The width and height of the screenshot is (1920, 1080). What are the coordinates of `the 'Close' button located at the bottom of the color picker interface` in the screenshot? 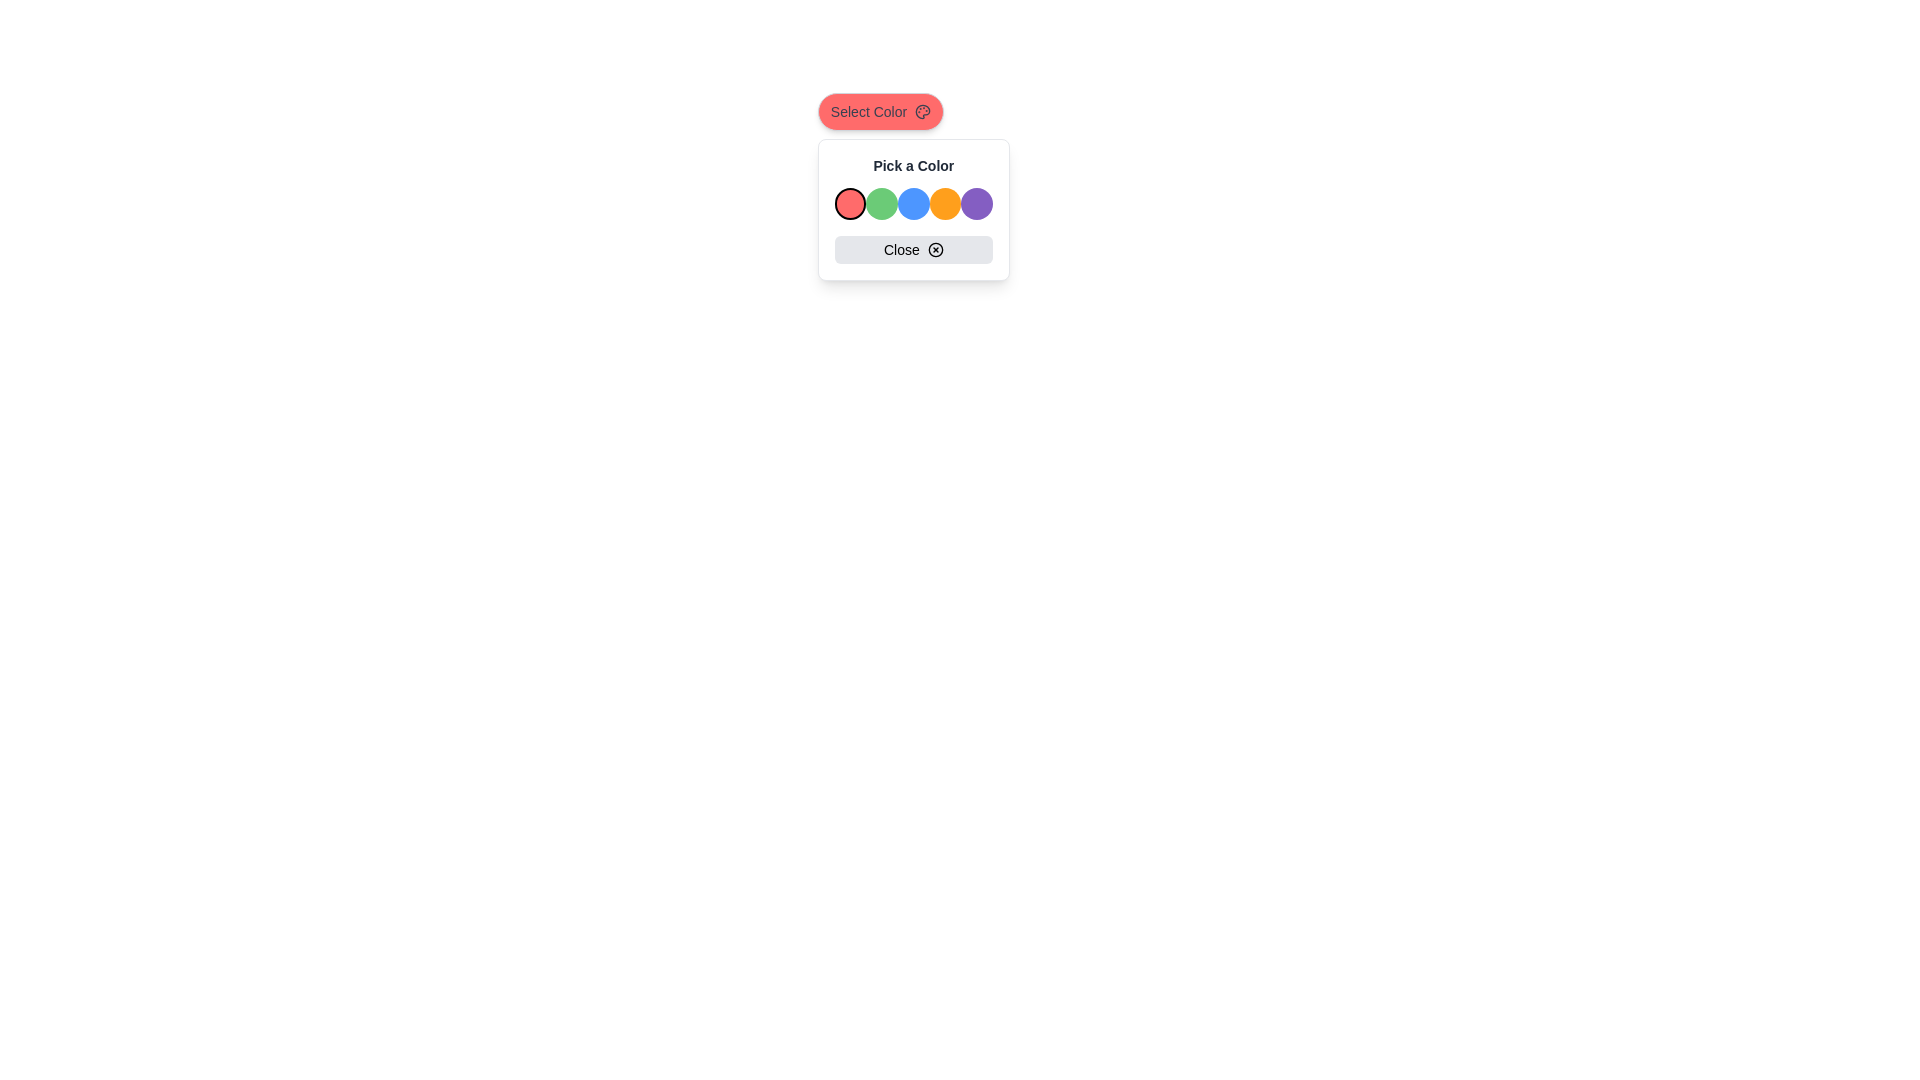 It's located at (912, 249).